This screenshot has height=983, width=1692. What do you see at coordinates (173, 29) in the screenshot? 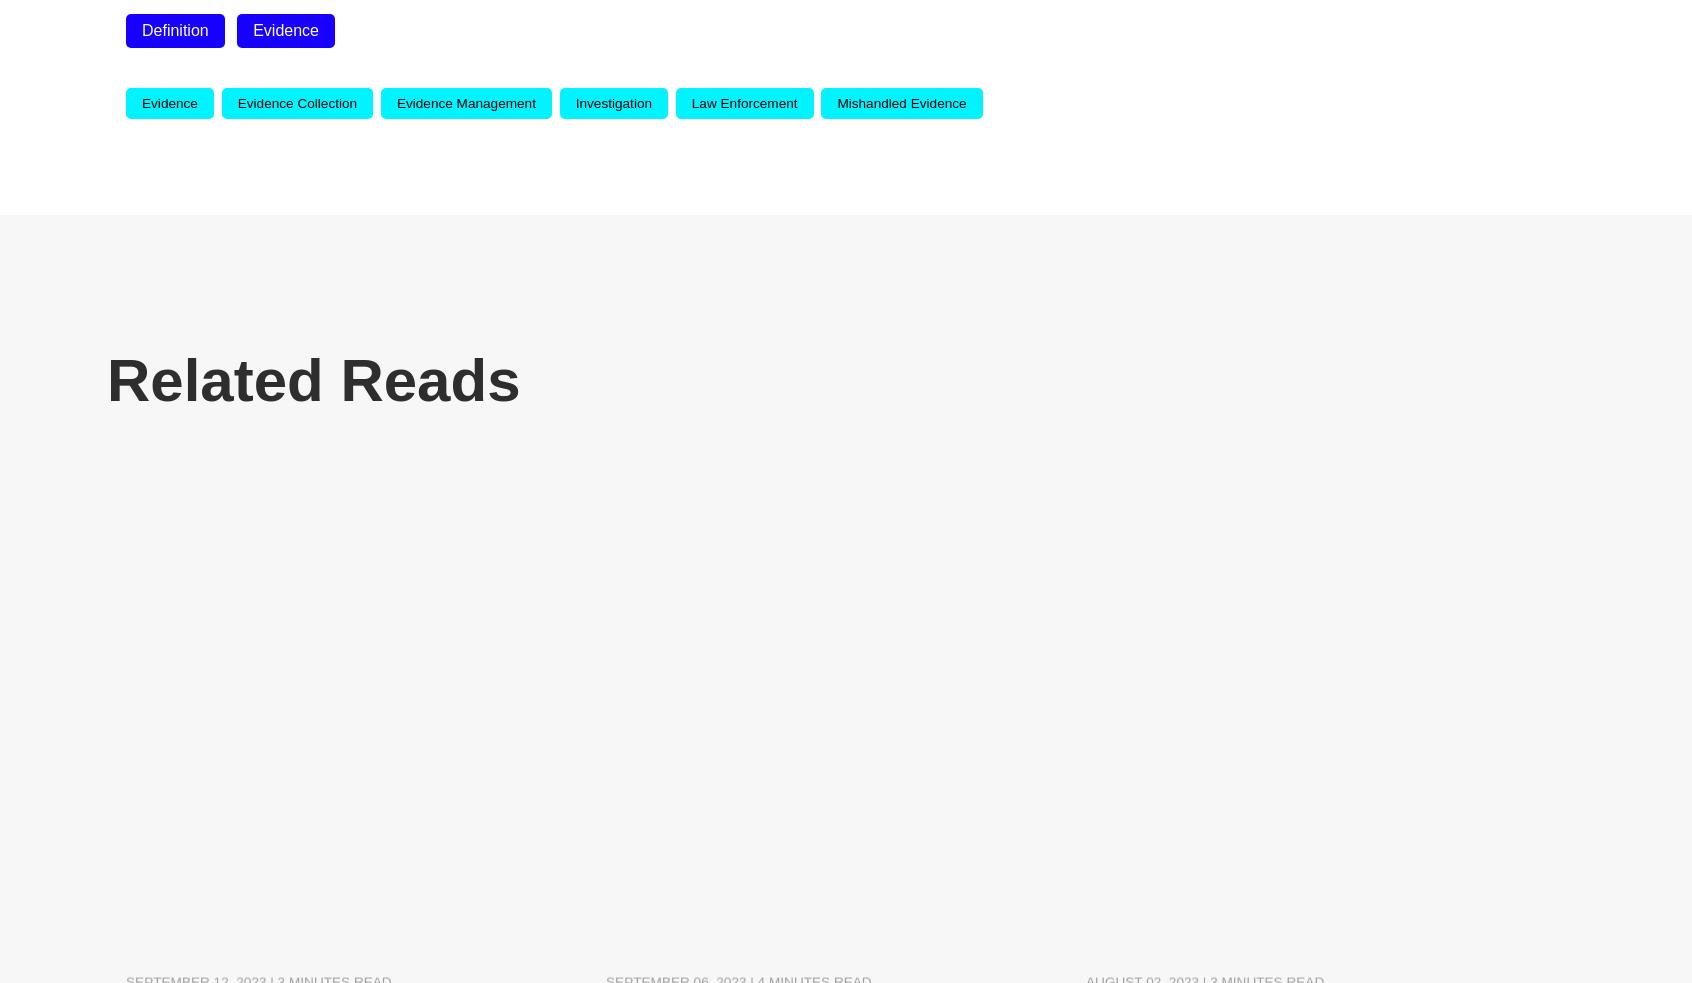
I see `'Definition'` at bounding box center [173, 29].